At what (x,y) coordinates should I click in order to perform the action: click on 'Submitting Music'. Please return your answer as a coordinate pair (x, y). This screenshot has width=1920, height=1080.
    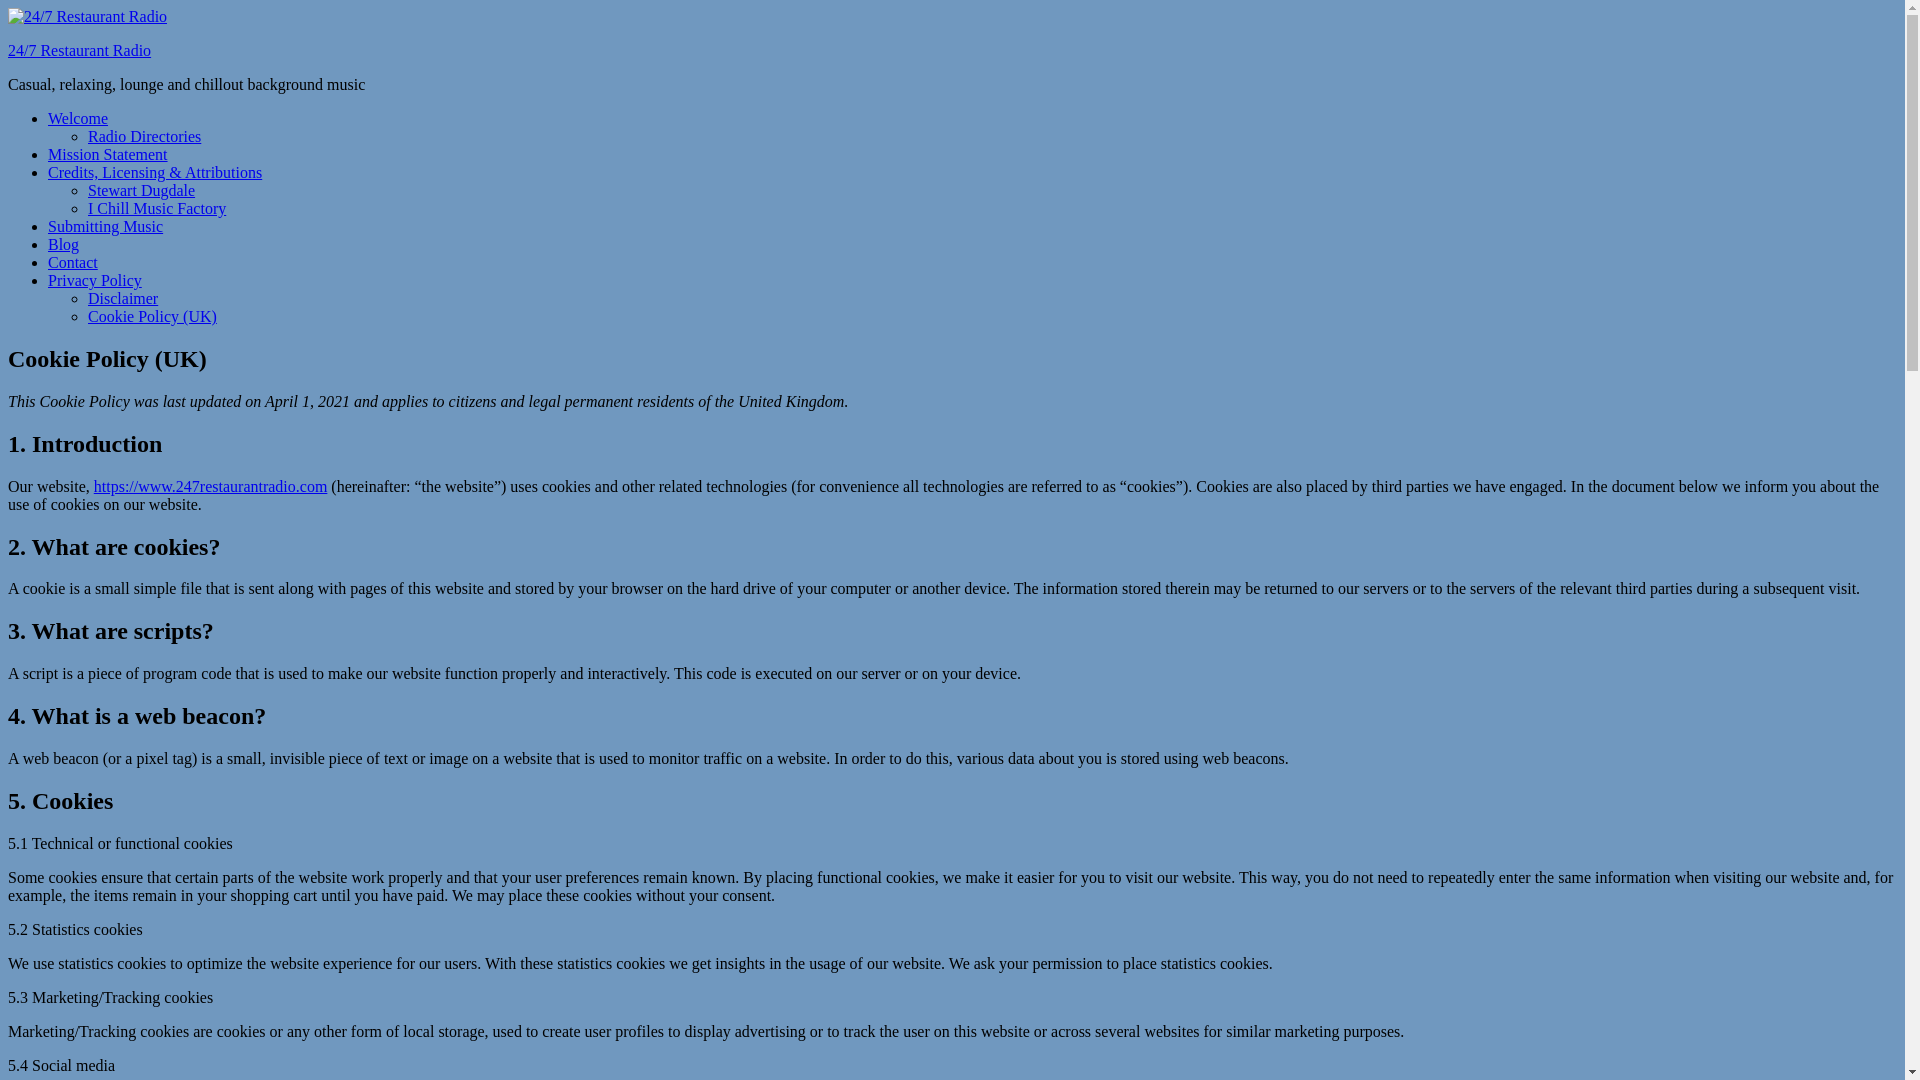
    Looking at the image, I should click on (104, 225).